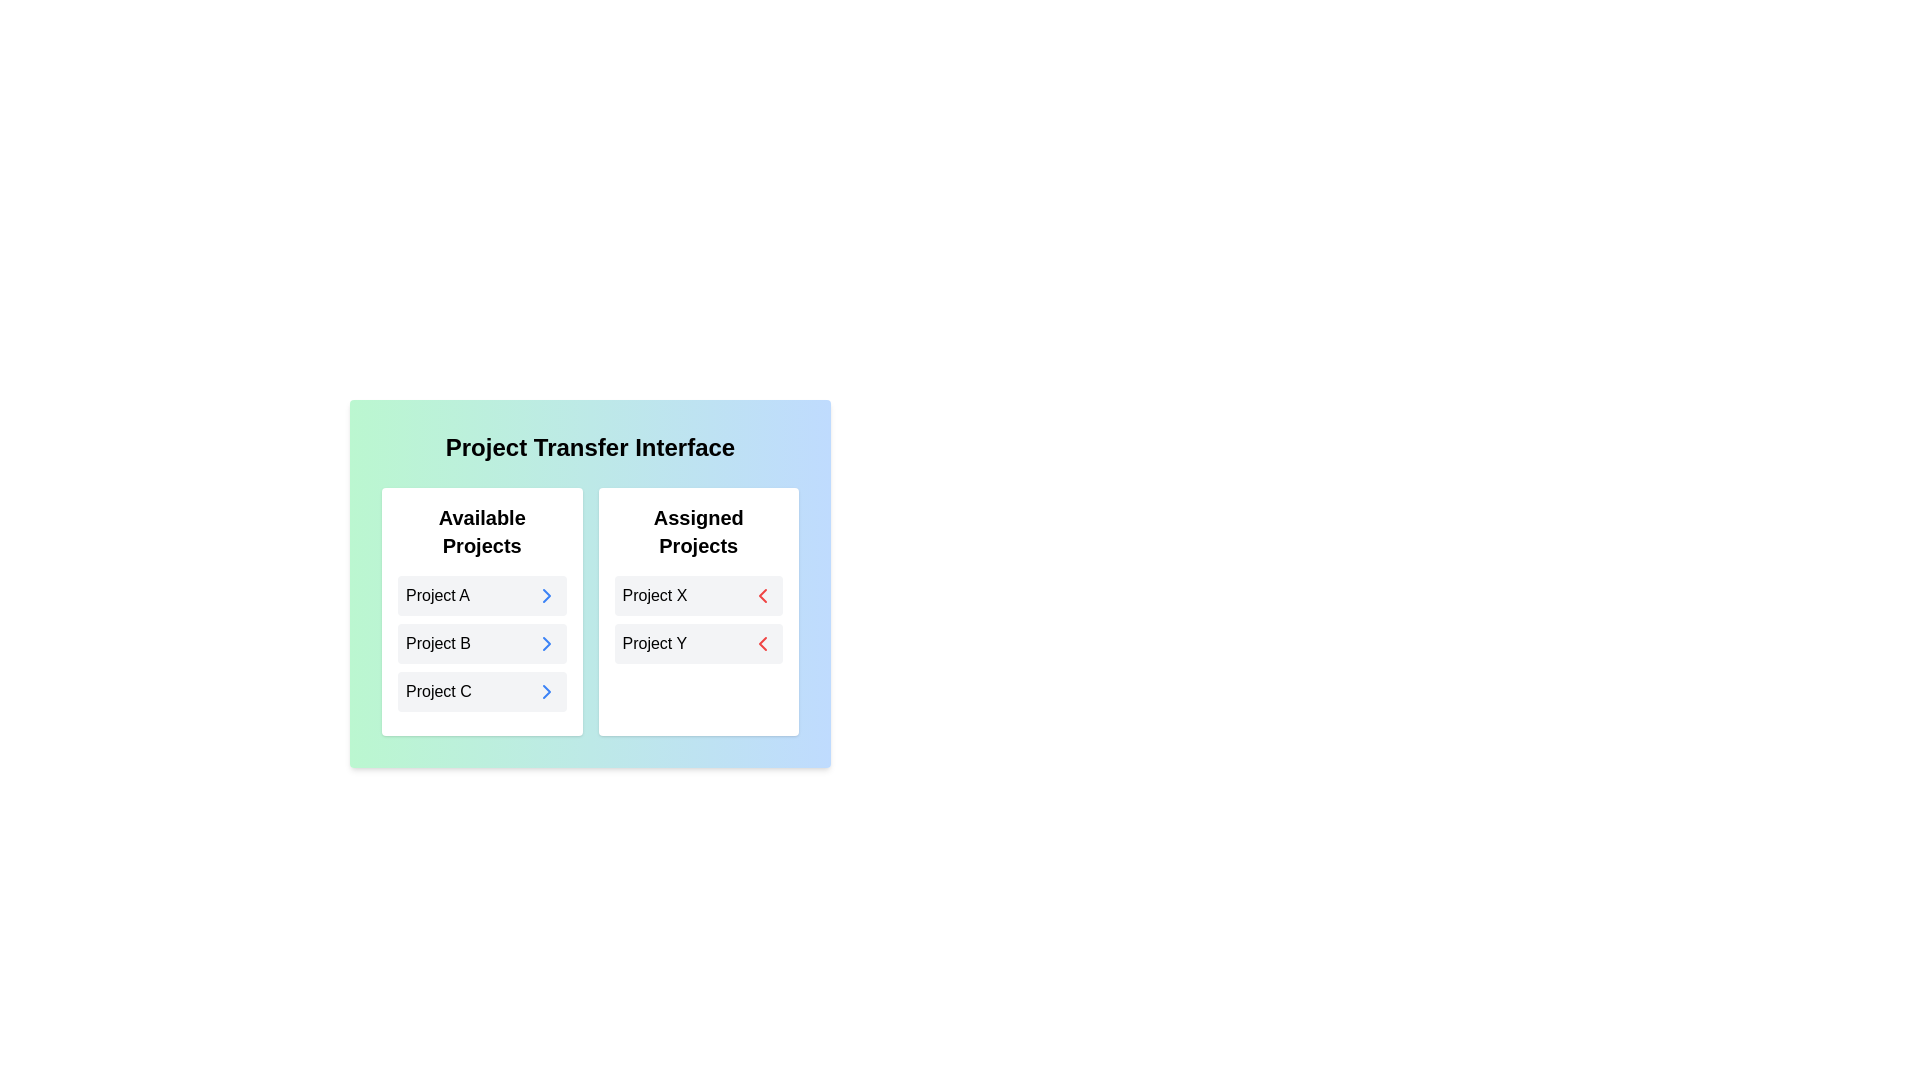 This screenshot has height=1080, width=1920. What do you see at coordinates (482, 531) in the screenshot?
I see `the 'Available Projects' text label, which is styled in bold medium-large font and positioned prominently at the top of the white card element` at bounding box center [482, 531].